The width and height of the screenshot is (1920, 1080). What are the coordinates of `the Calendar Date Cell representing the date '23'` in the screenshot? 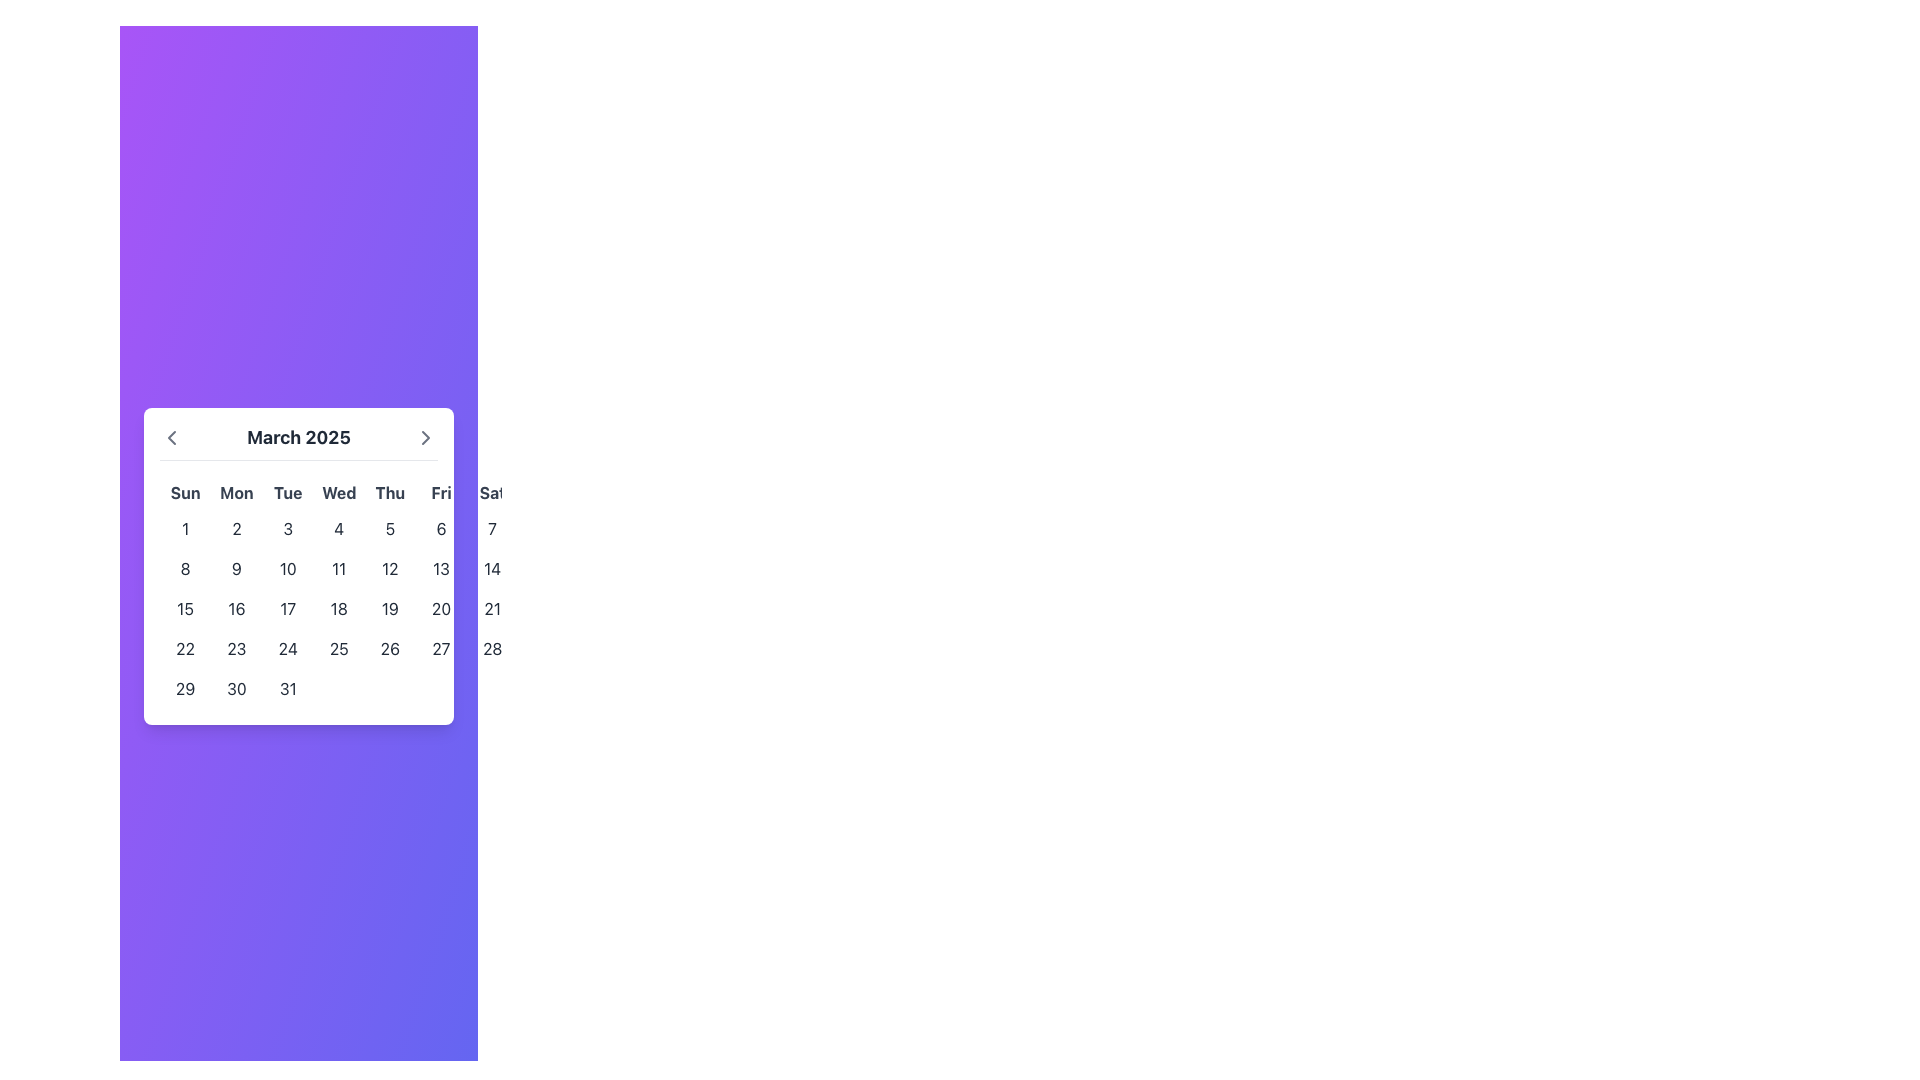 It's located at (236, 648).